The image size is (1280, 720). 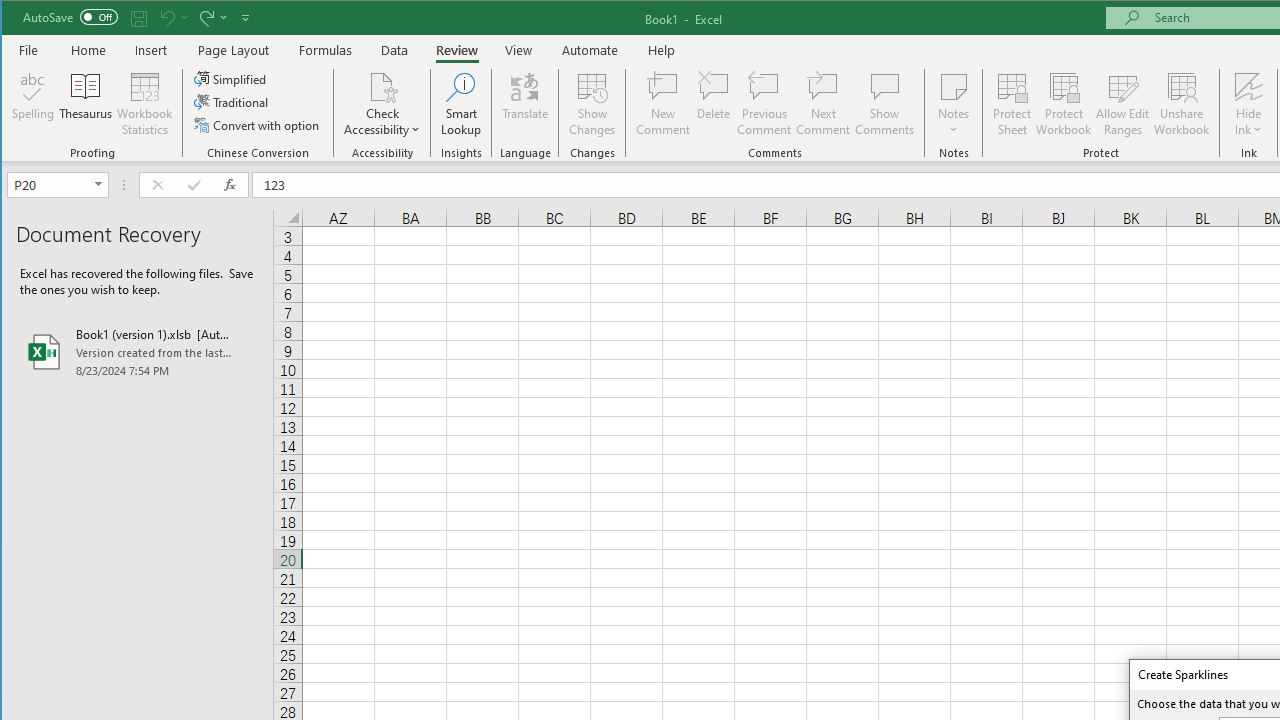 I want to click on 'Hide Ink', so click(x=1247, y=85).